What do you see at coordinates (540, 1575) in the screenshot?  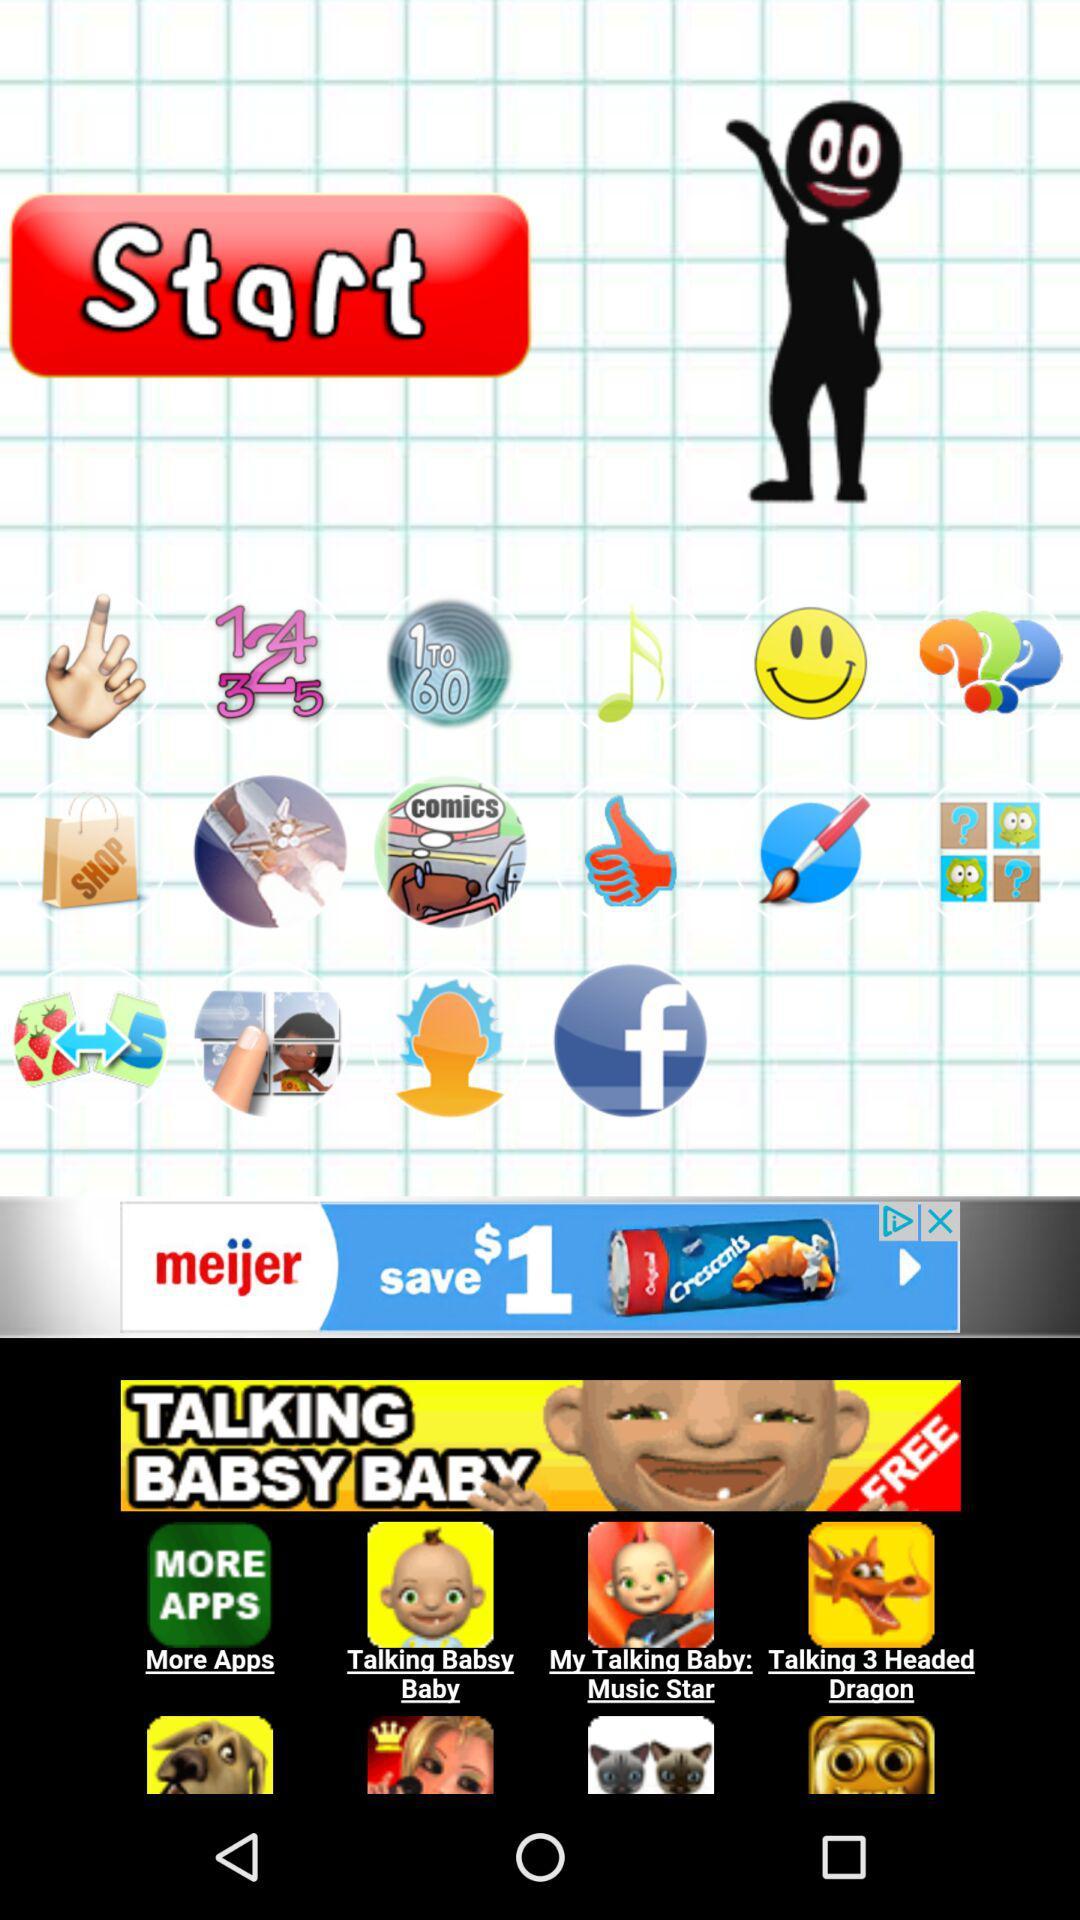 I see `adsense link` at bounding box center [540, 1575].